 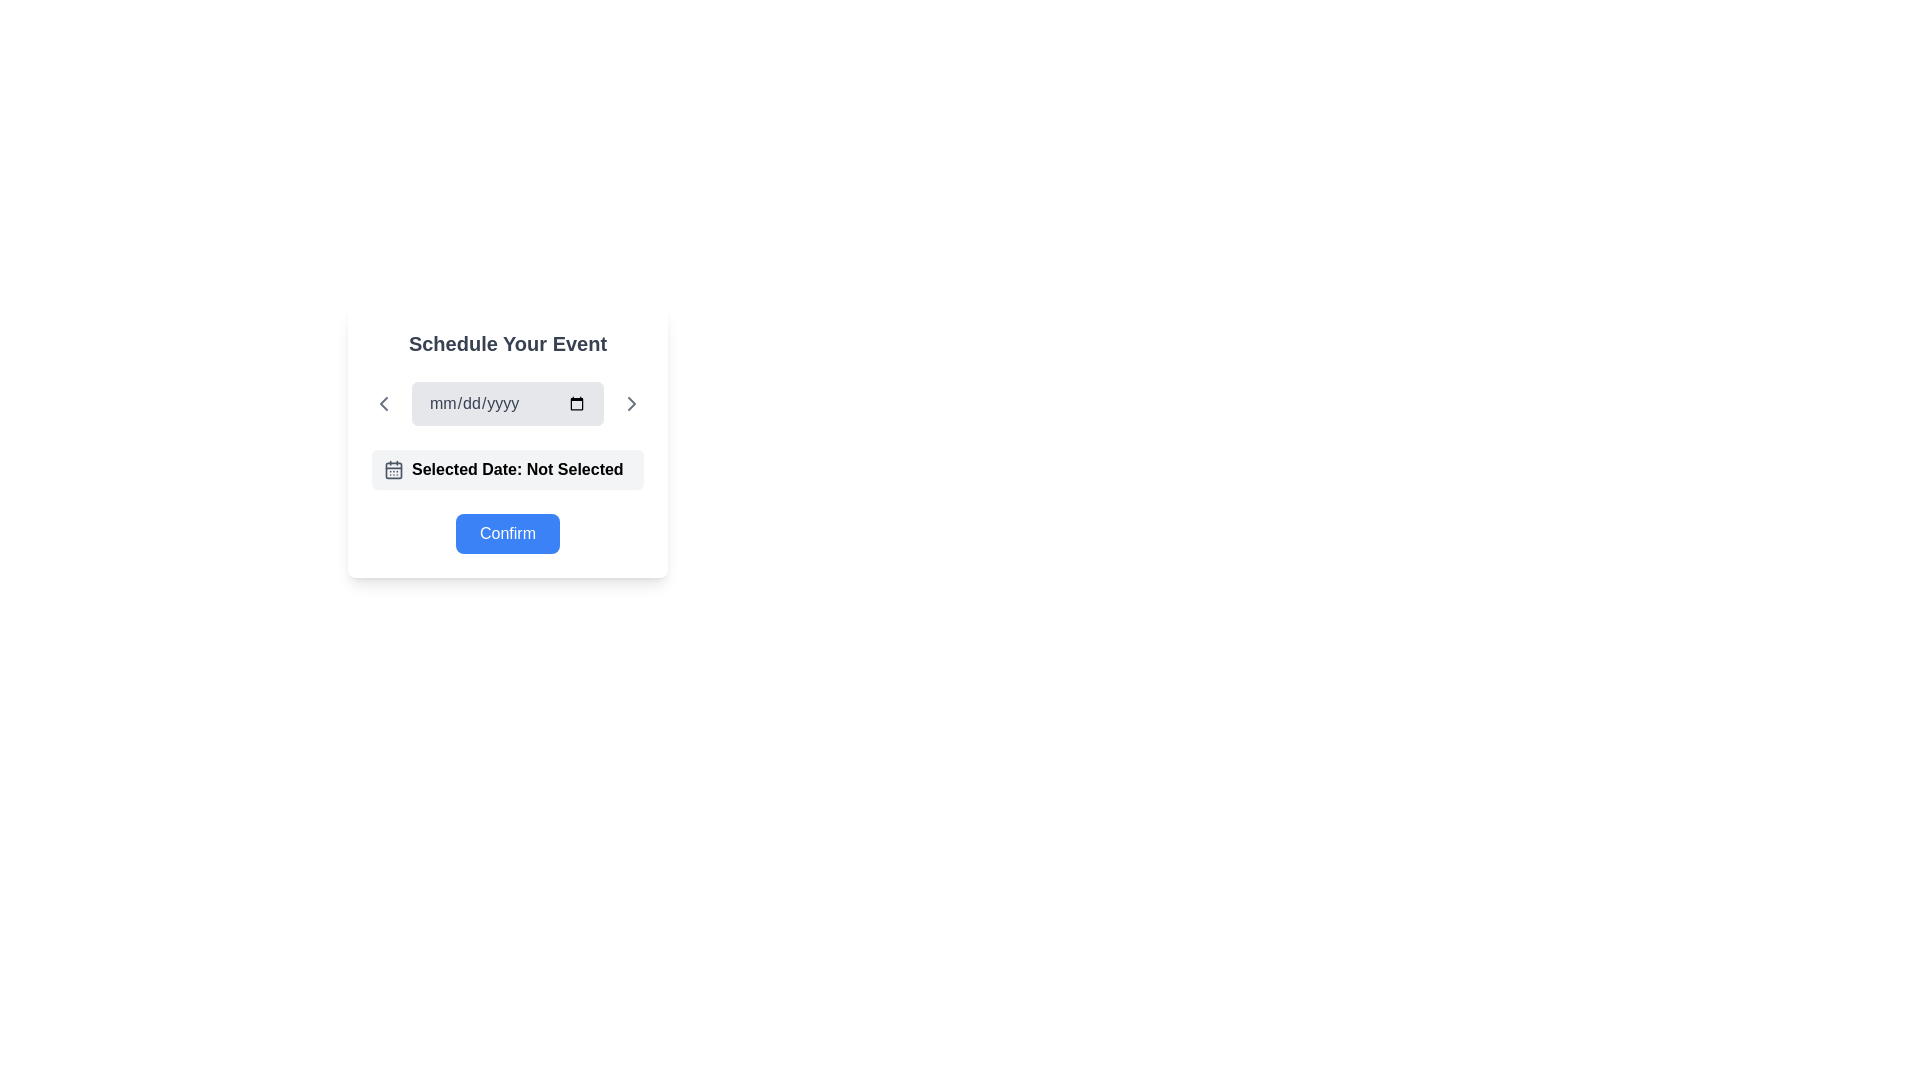 What do you see at coordinates (393, 470) in the screenshot?
I see `the calendar icon located to the left of the text 'Selected Date: Not Selected'` at bounding box center [393, 470].